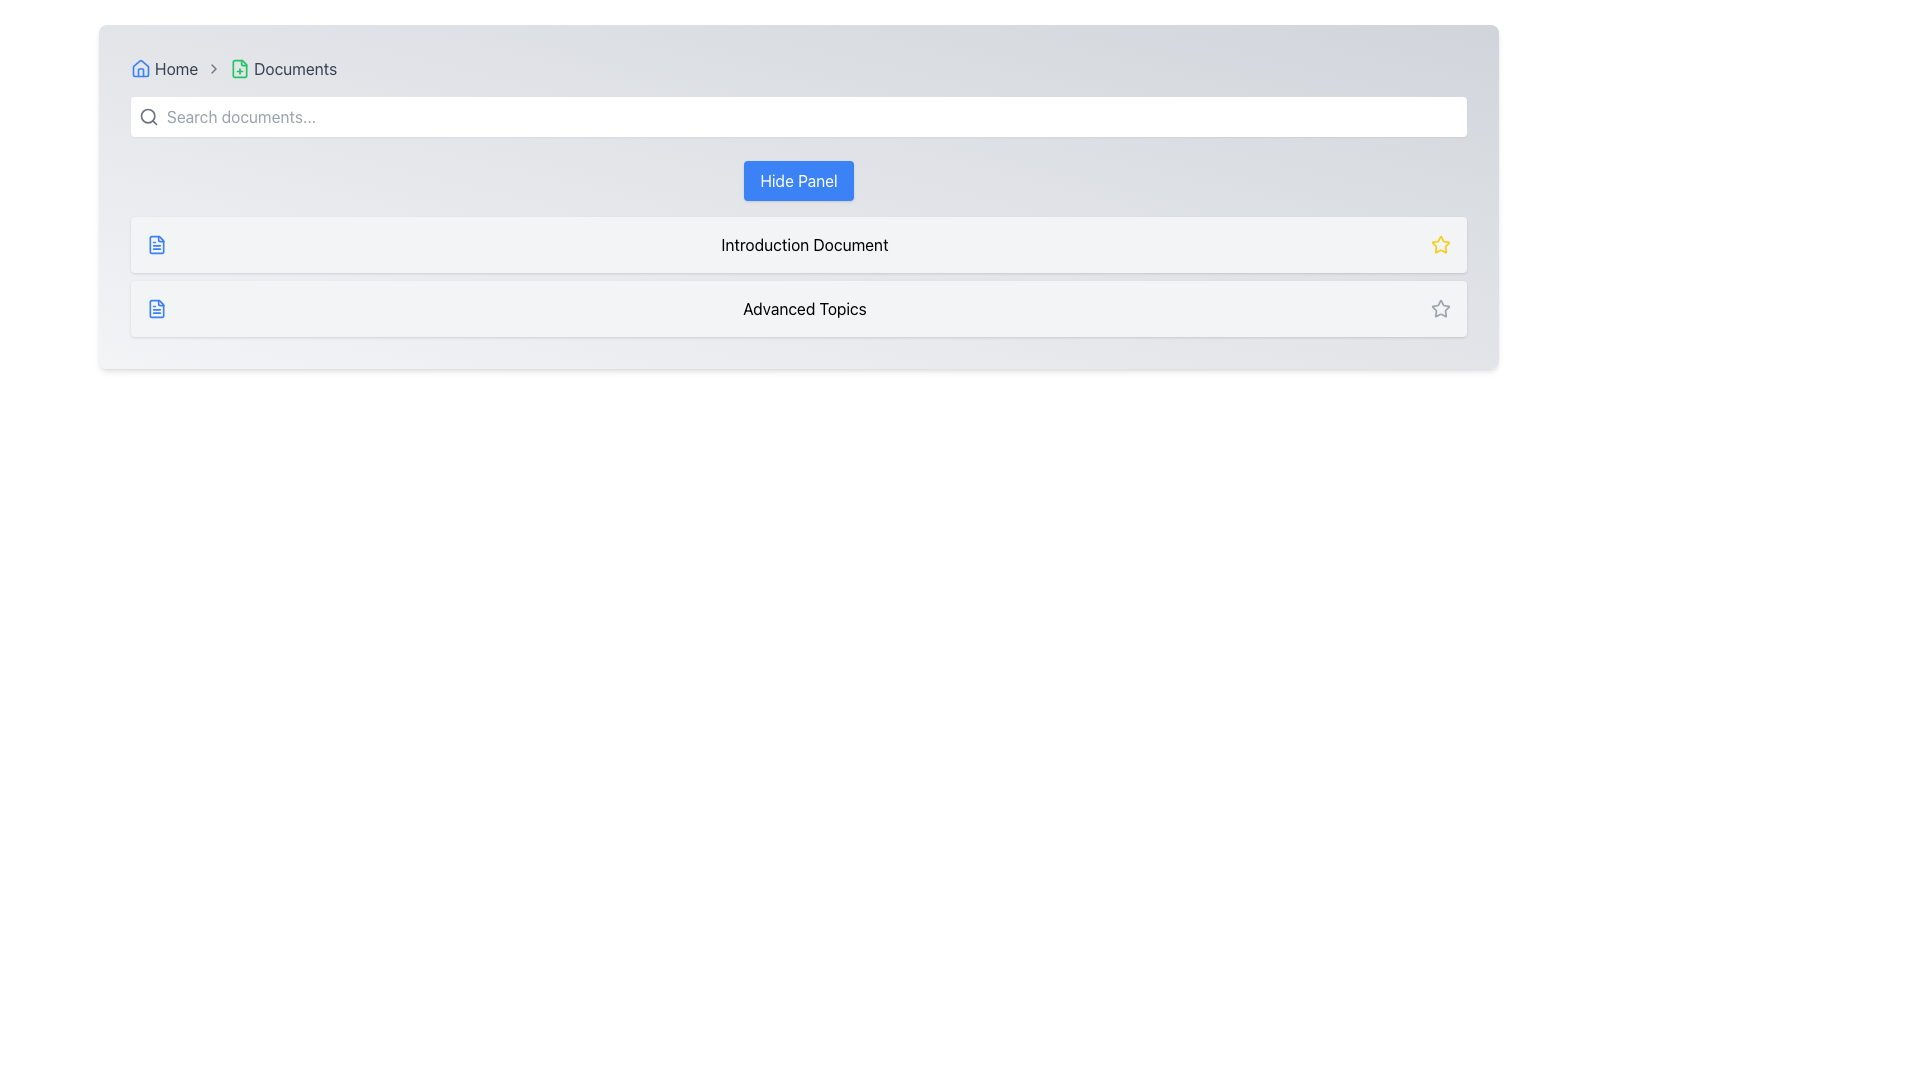  Describe the element at coordinates (282, 68) in the screenshot. I see `the 'Documents' text label in the breadcrumbs navigation bar, which is styled in dark-gray color and located adjacent to a green file icon with a plus sign` at that location.